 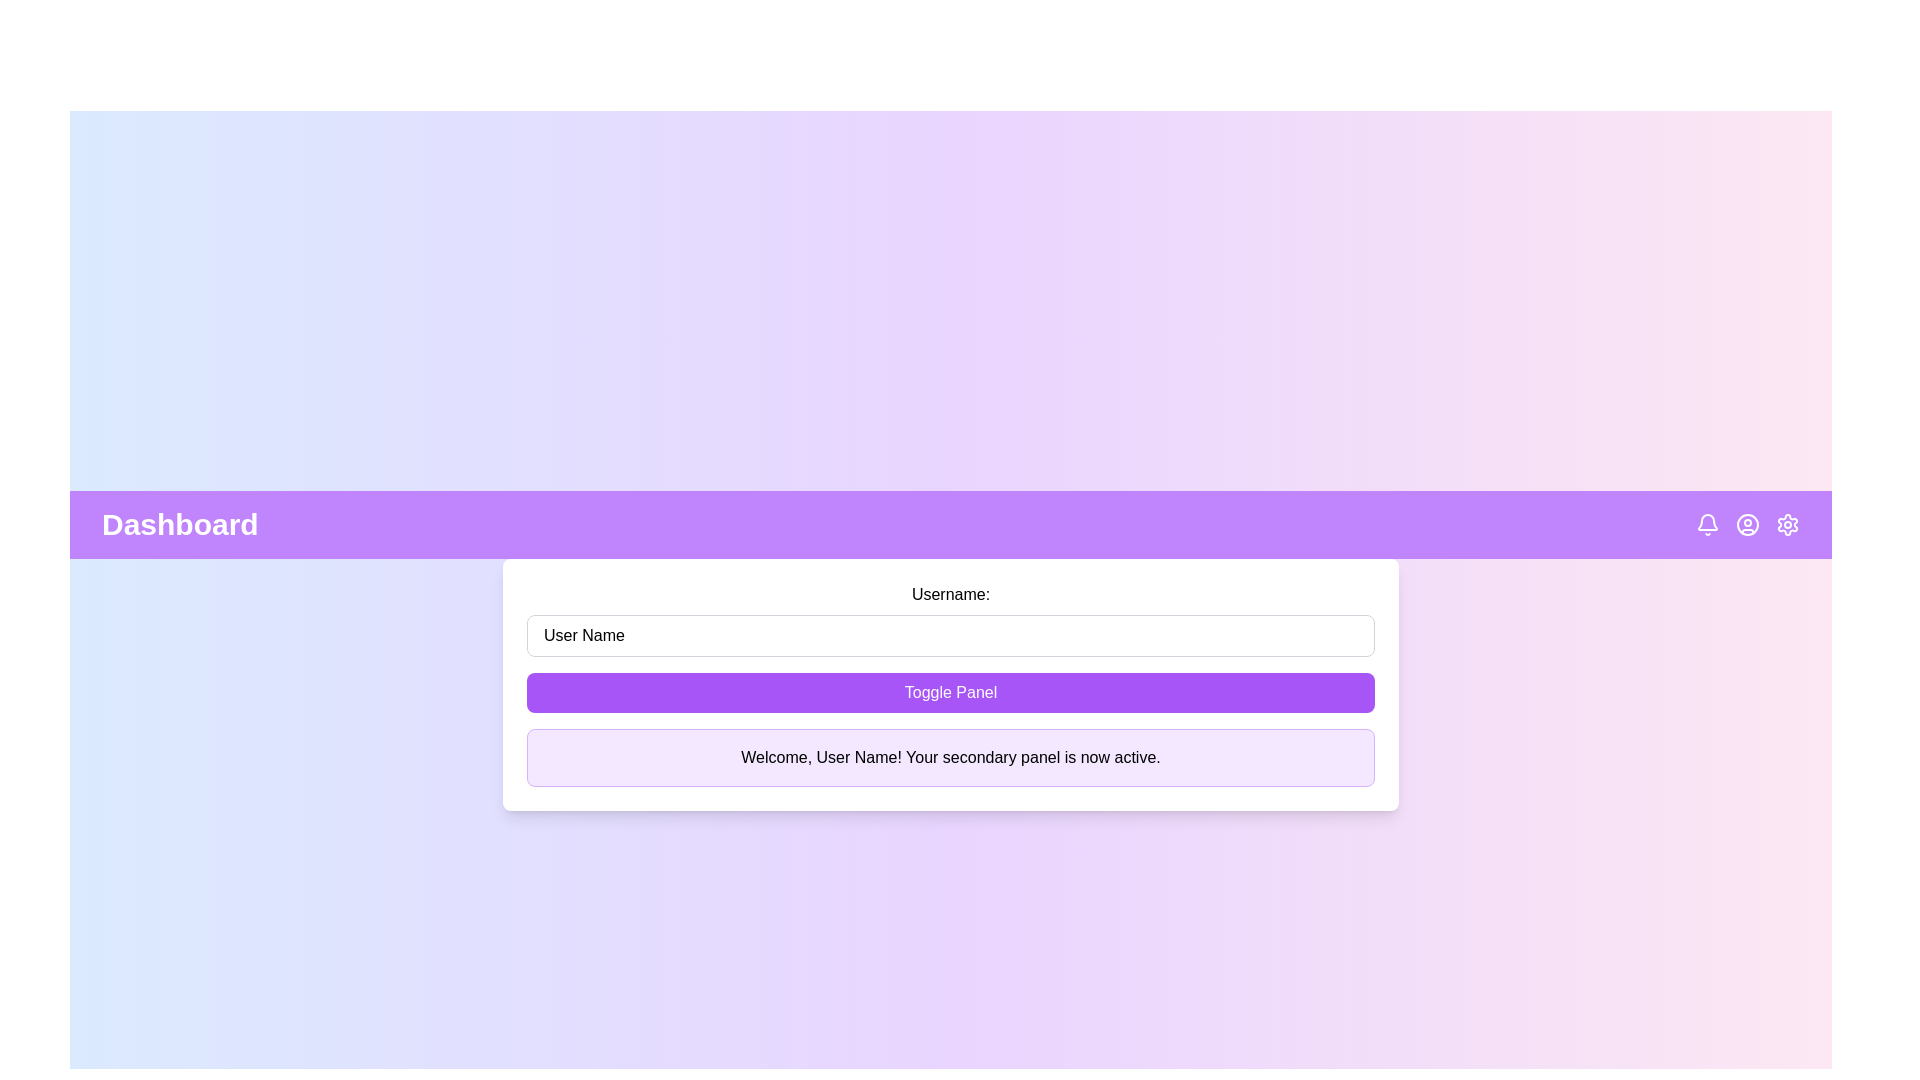 What do you see at coordinates (1746, 523) in the screenshot?
I see `the circular user profile icon located on the right end of the top purple navigation bar` at bounding box center [1746, 523].